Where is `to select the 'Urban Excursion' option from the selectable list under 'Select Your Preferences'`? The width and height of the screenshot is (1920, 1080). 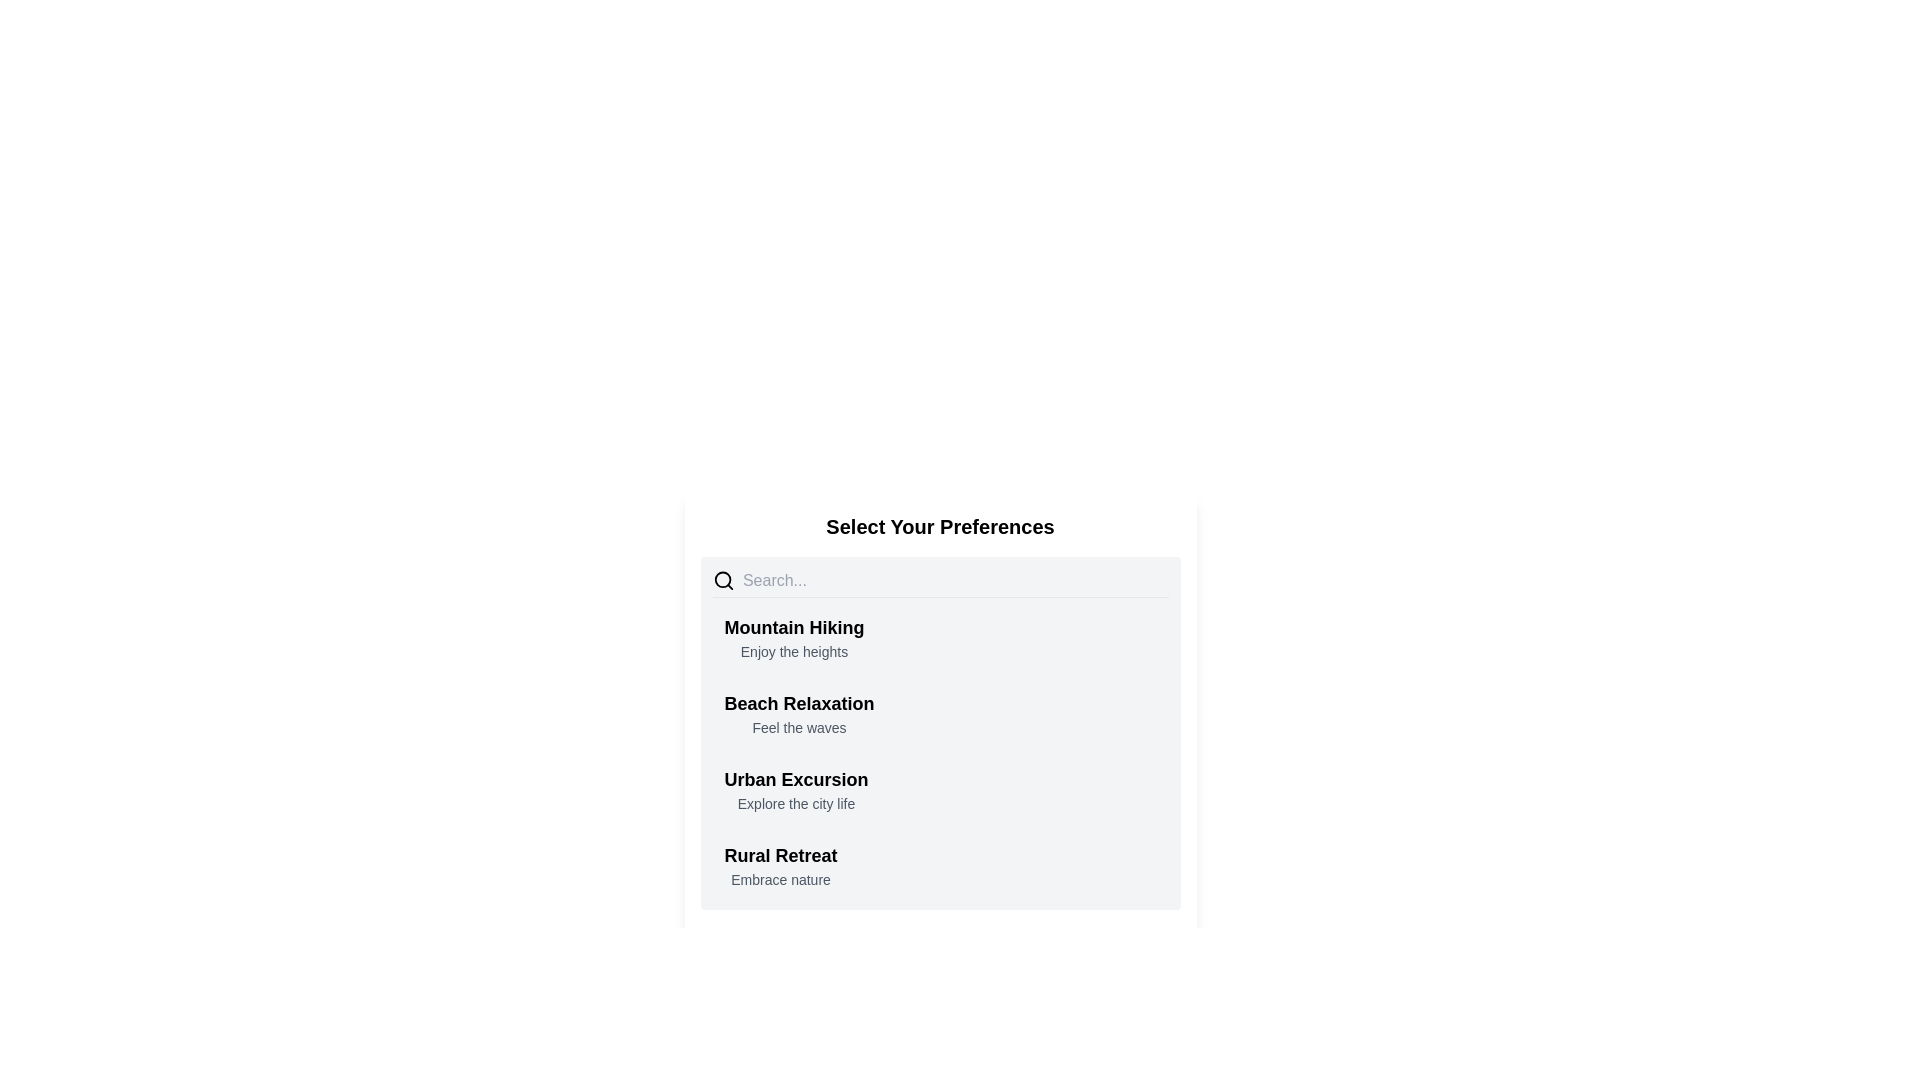
to select the 'Urban Excursion' option from the selectable list under 'Select Your Preferences' is located at coordinates (795, 789).